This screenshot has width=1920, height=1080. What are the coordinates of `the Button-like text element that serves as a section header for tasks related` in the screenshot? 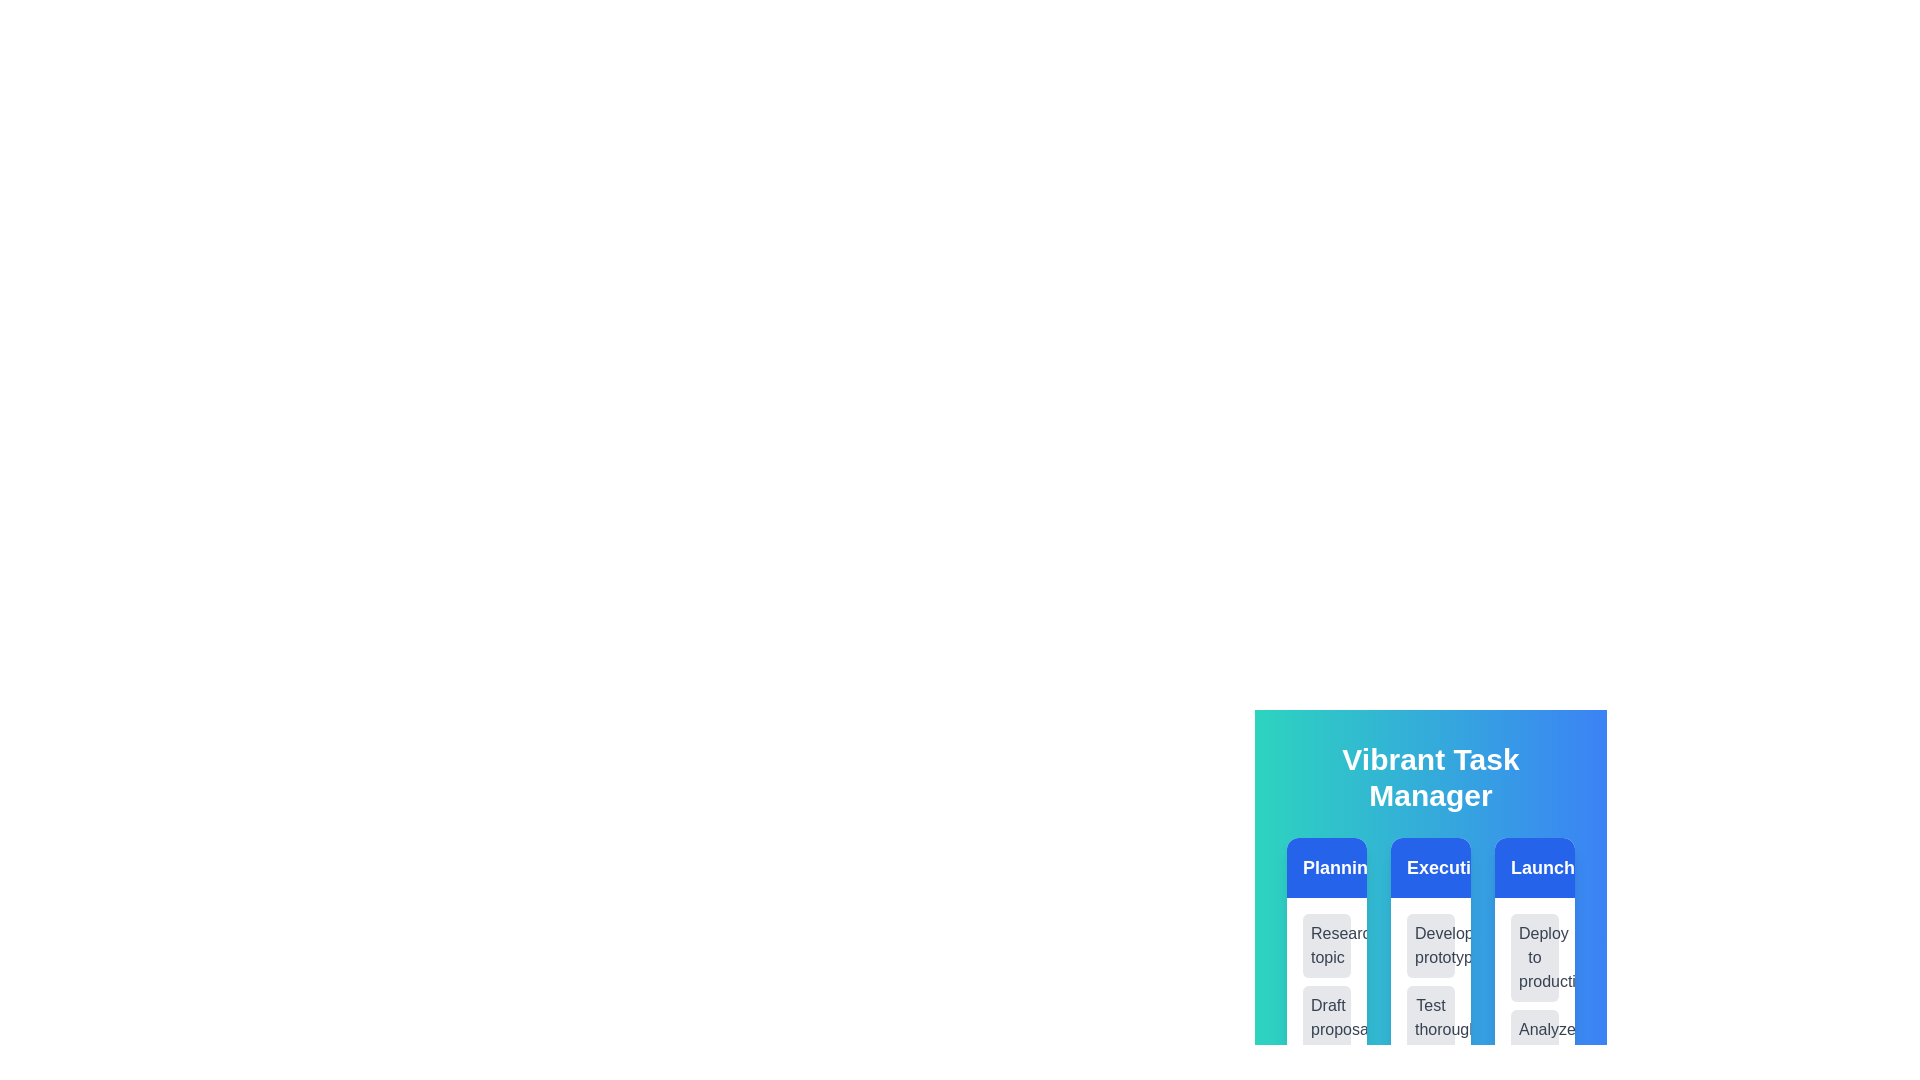 It's located at (1534, 866).